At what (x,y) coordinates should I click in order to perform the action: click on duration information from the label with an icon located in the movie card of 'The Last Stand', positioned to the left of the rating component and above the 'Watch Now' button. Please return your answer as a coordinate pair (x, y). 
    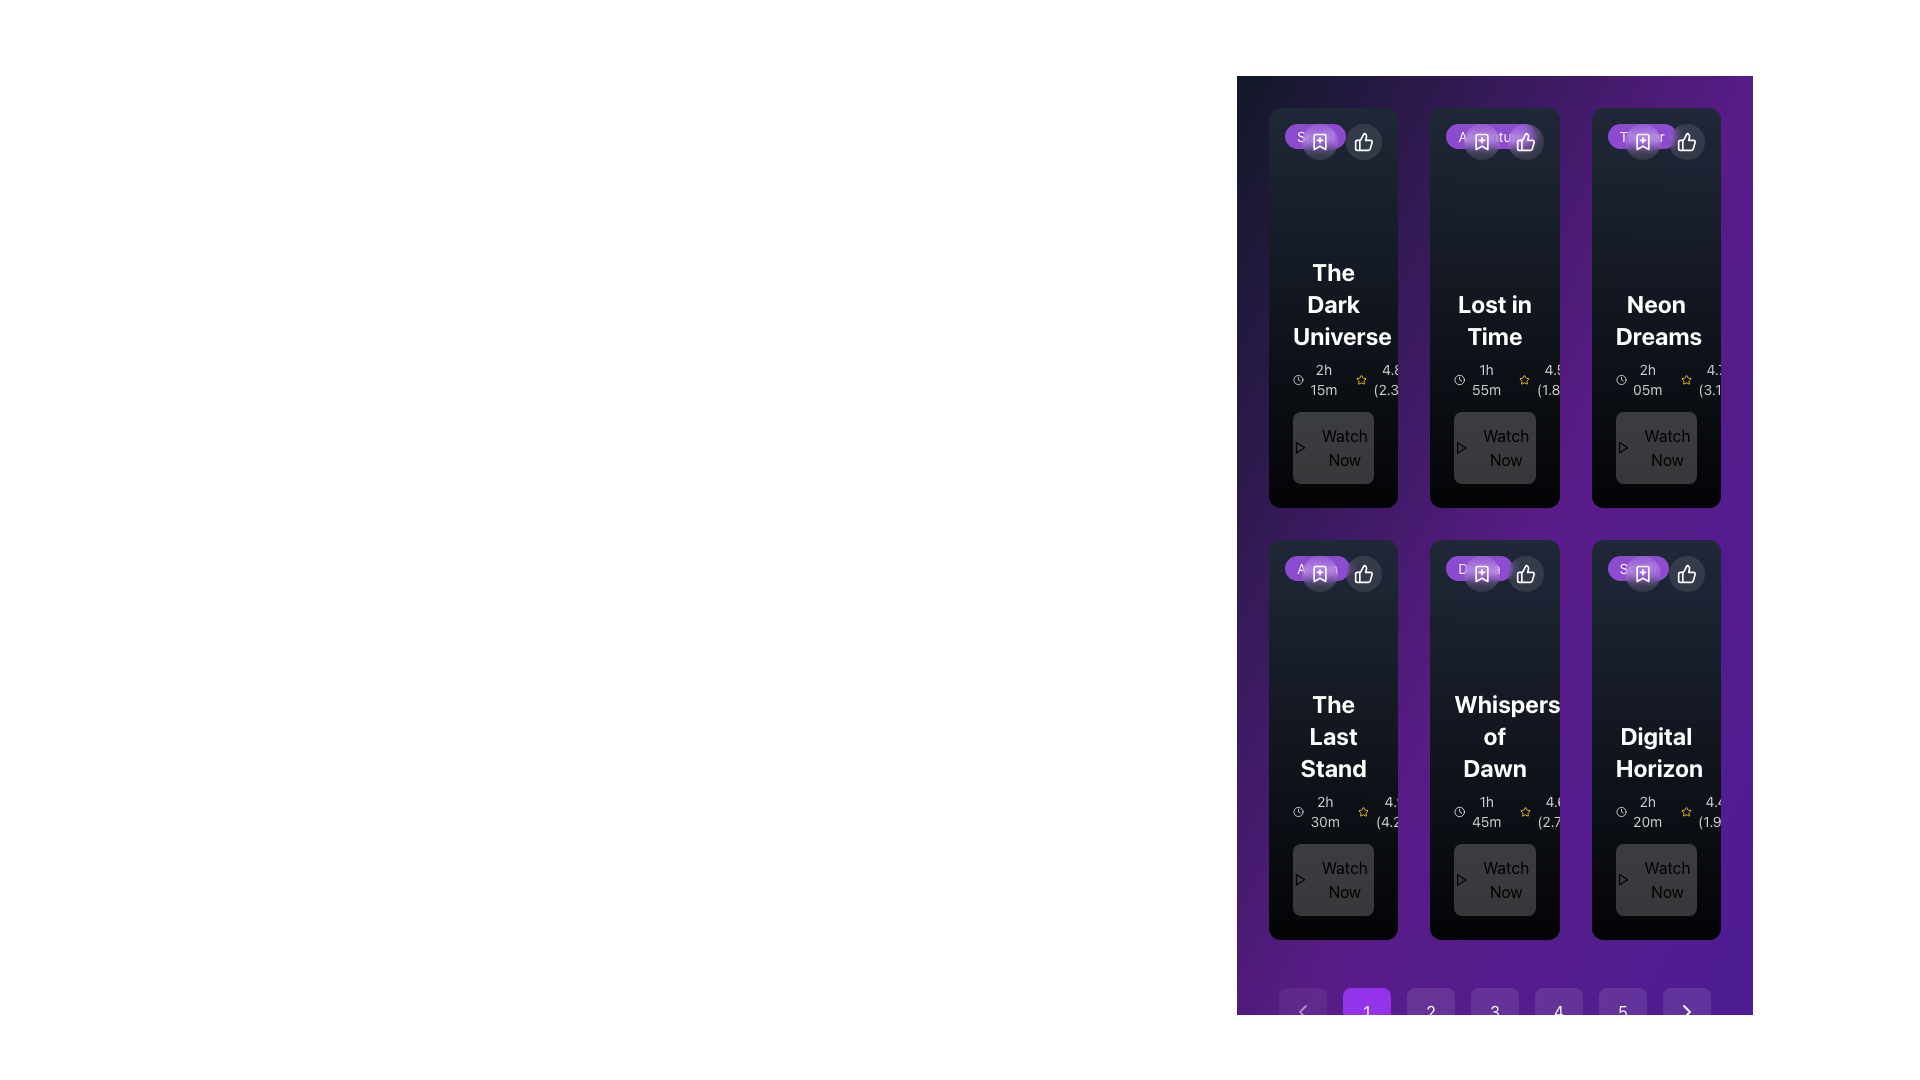
    Looking at the image, I should click on (1333, 812).